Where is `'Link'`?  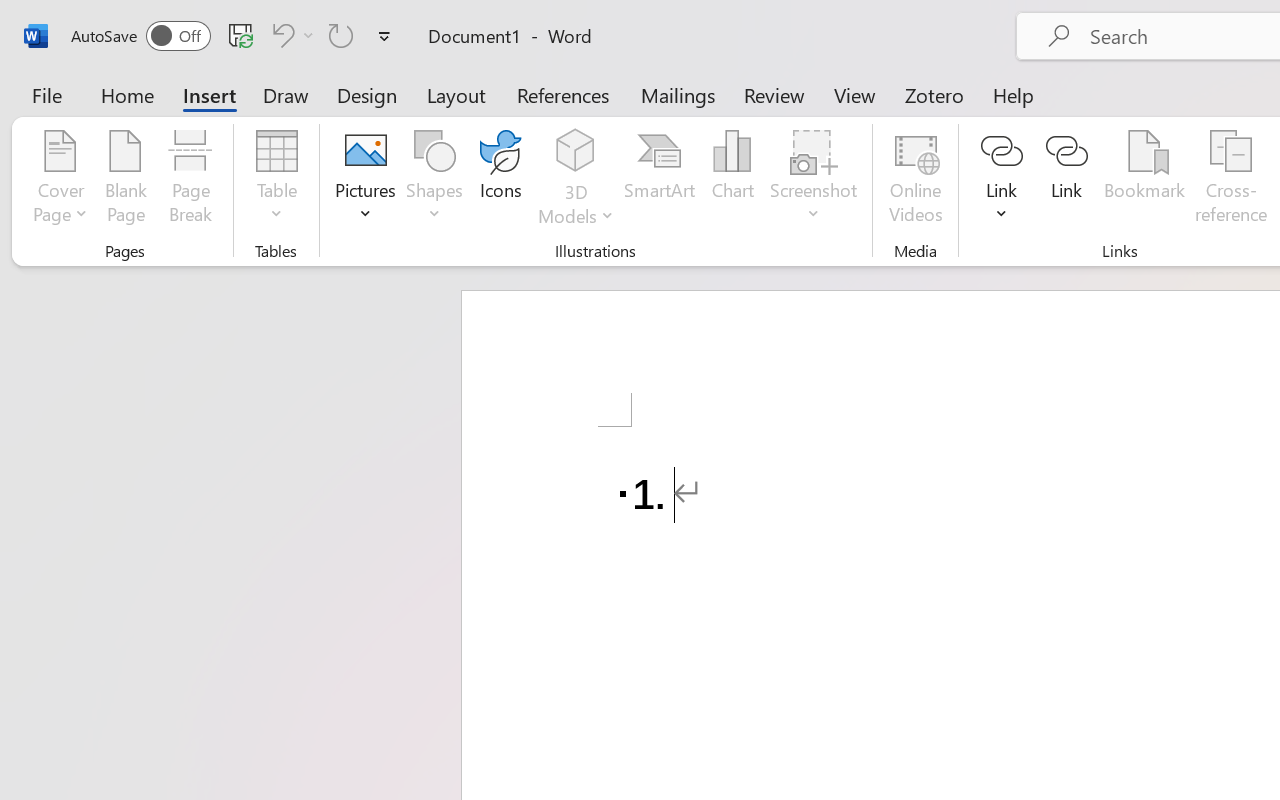
'Link' is located at coordinates (1002, 179).